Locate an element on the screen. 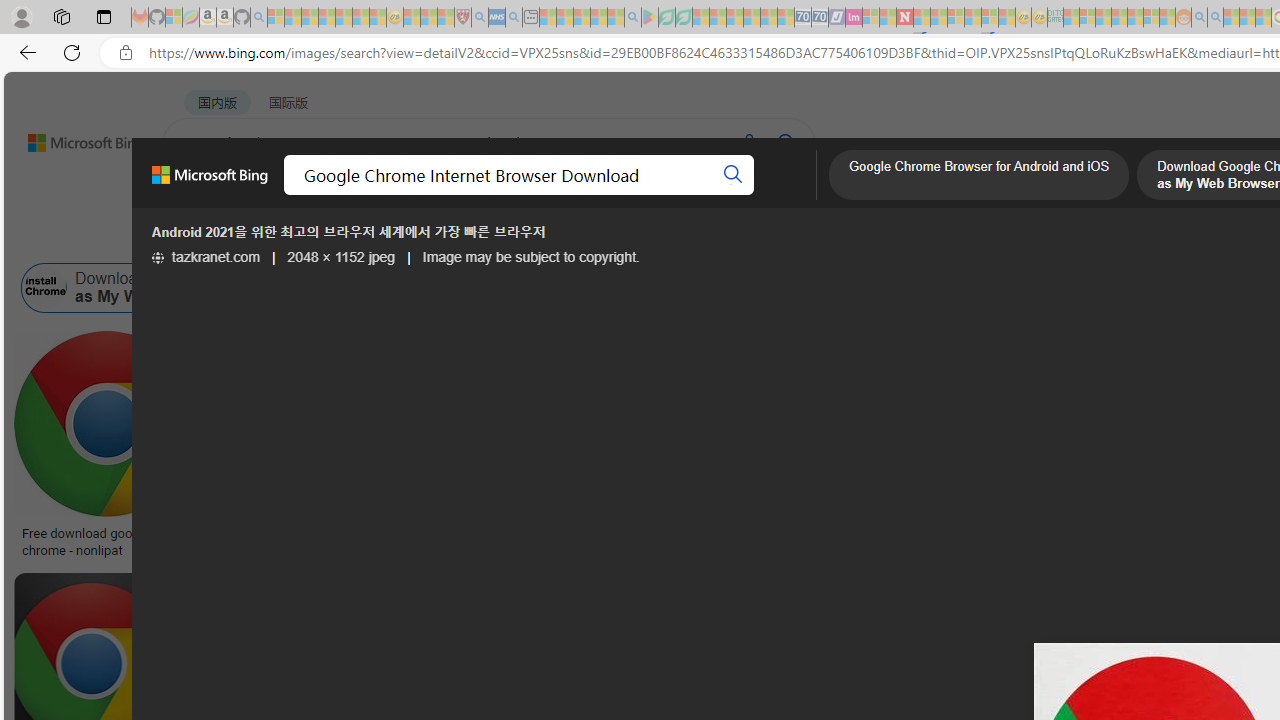 This screenshot has width=1280, height=720. 'Date' is located at coordinates (591, 236).